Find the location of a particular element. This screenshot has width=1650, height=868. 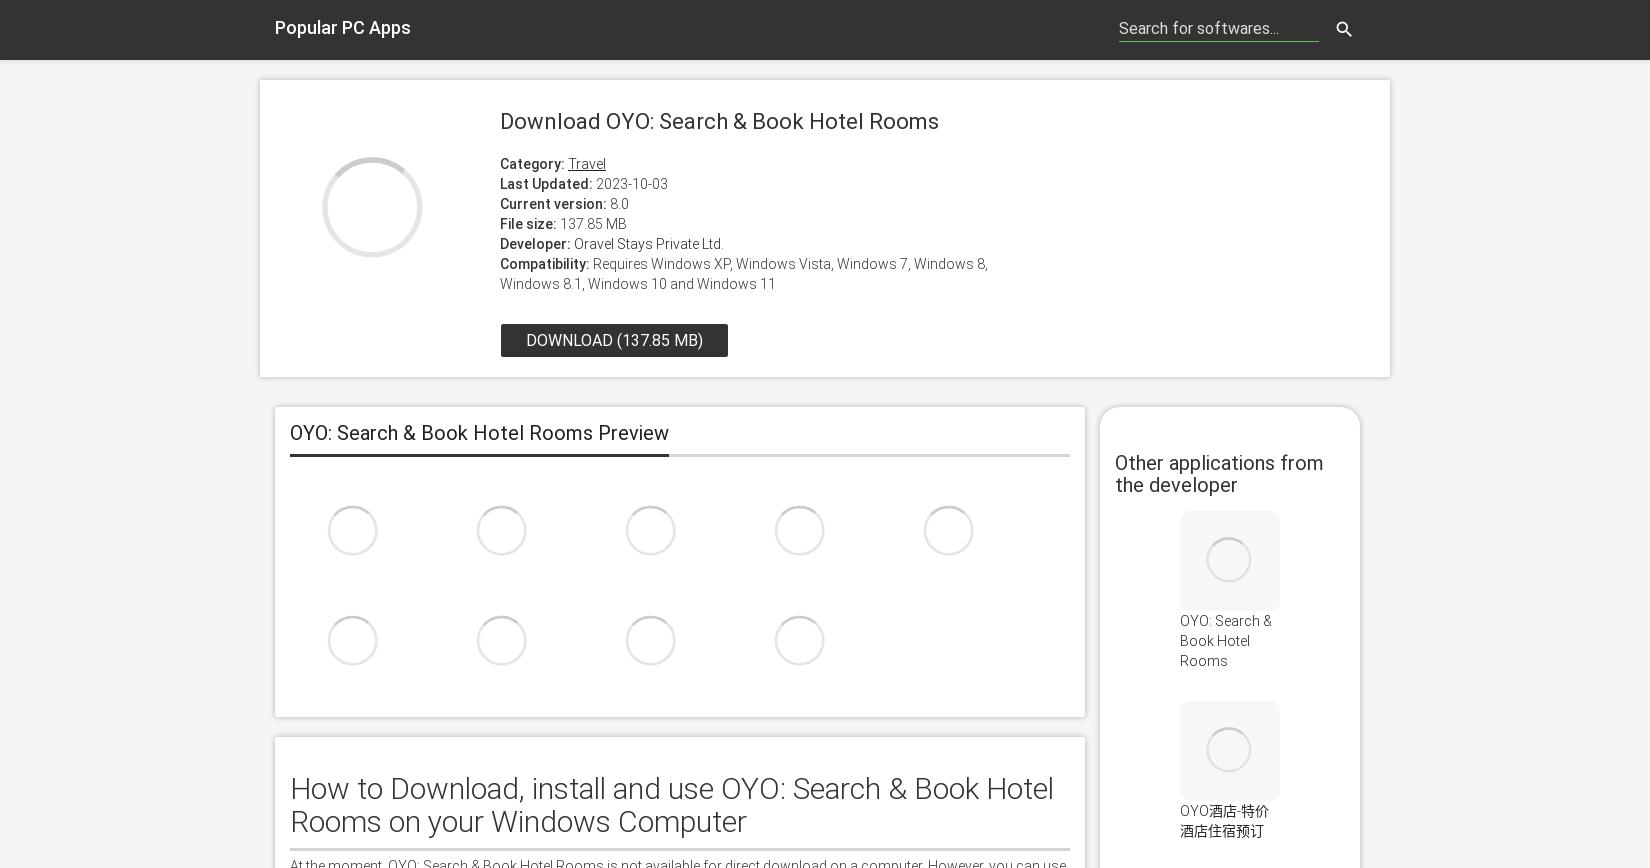

'2023-10-03' is located at coordinates (629, 184).